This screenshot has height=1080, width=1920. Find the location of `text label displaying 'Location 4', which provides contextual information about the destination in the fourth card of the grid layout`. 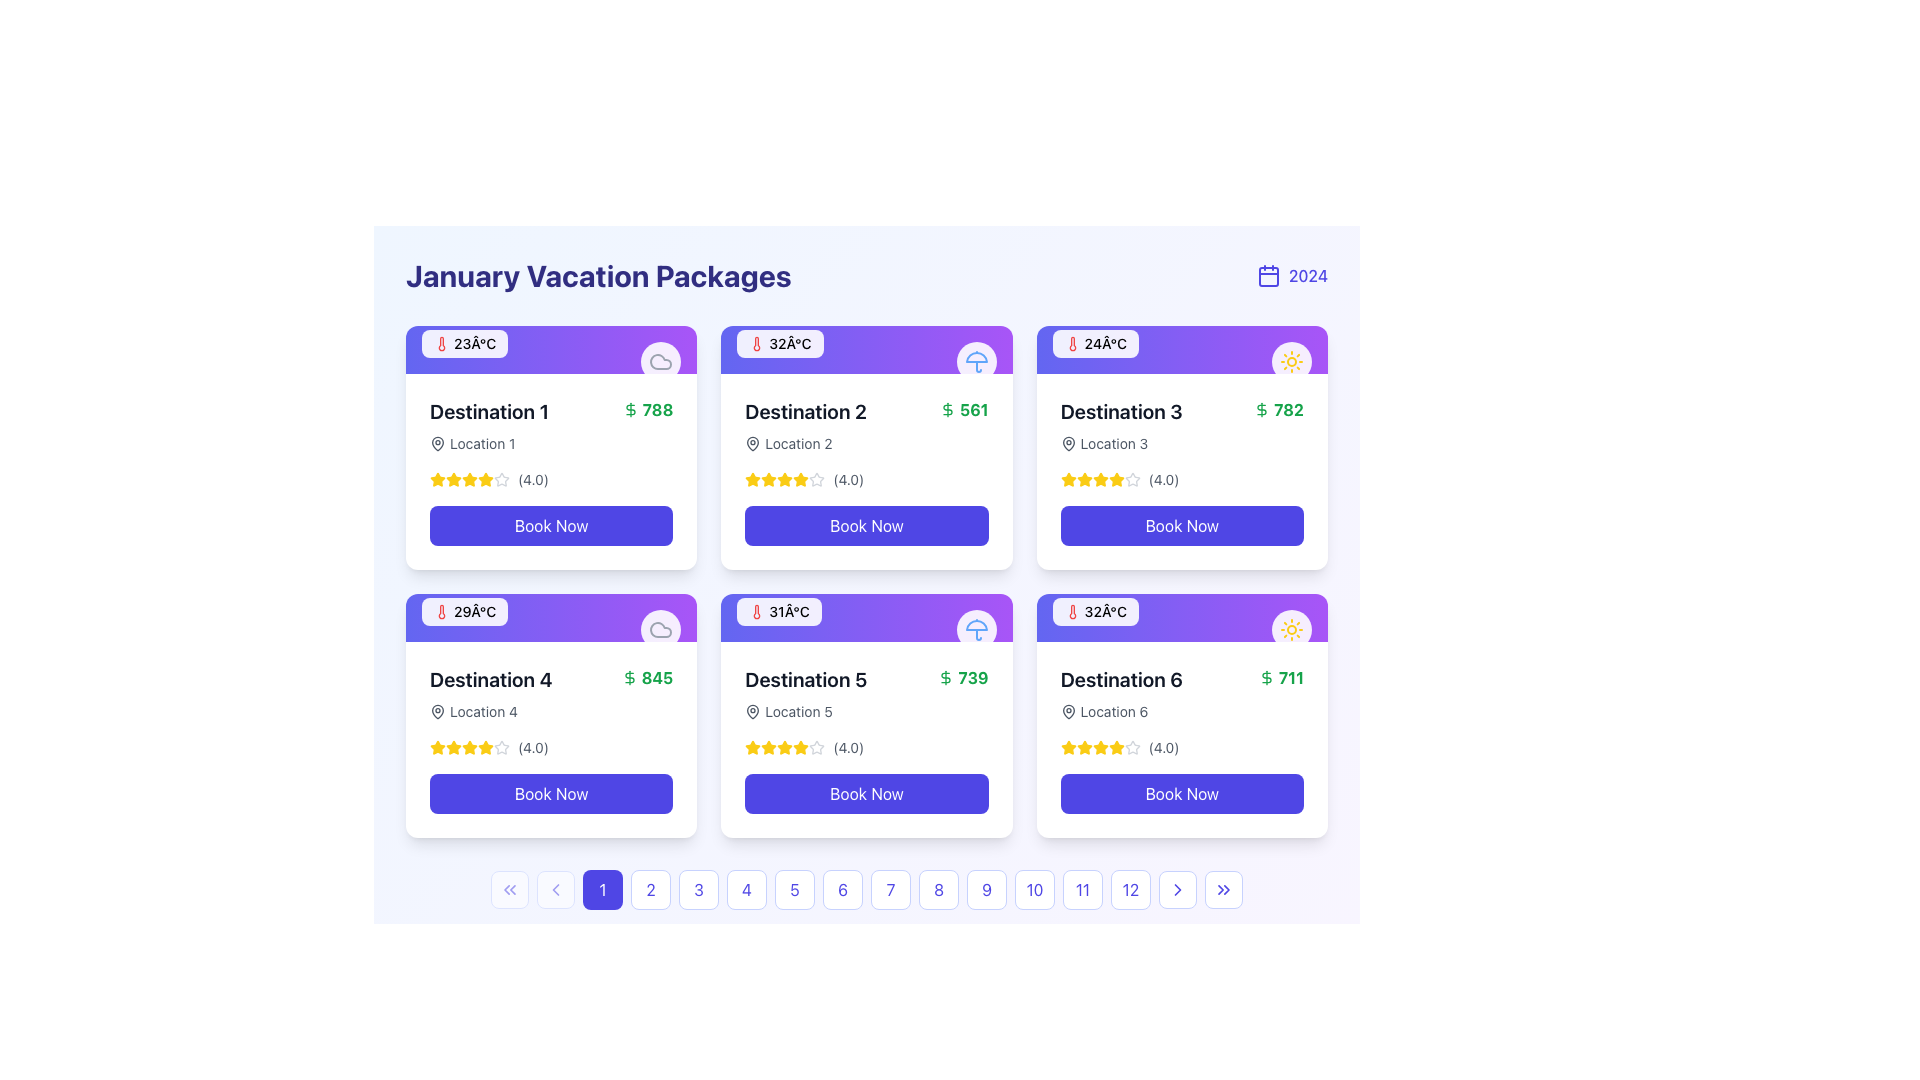

text label displaying 'Location 4', which provides contextual information about the destination in the fourth card of the grid layout is located at coordinates (484, 711).